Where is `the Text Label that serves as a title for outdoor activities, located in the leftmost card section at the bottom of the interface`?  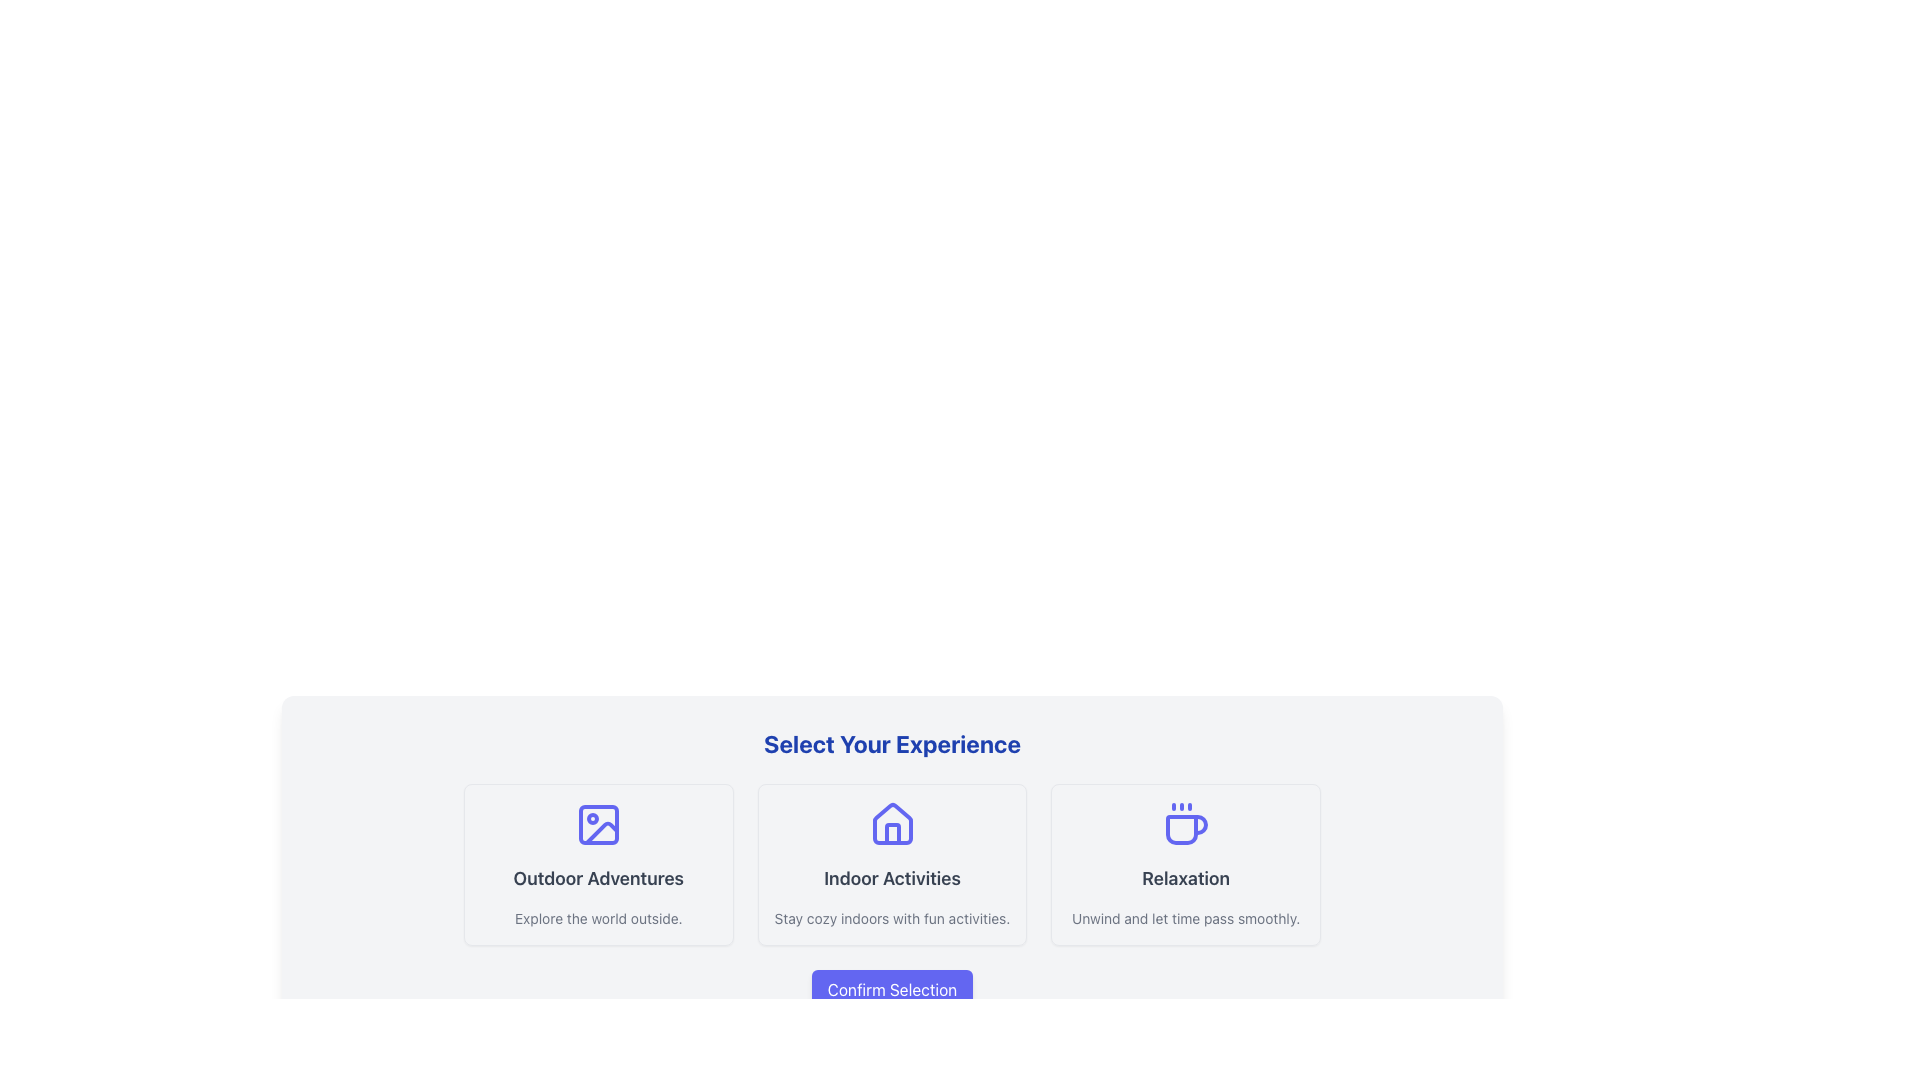
the Text Label that serves as a title for outdoor activities, located in the leftmost card section at the bottom of the interface is located at coordinates (597, 878).